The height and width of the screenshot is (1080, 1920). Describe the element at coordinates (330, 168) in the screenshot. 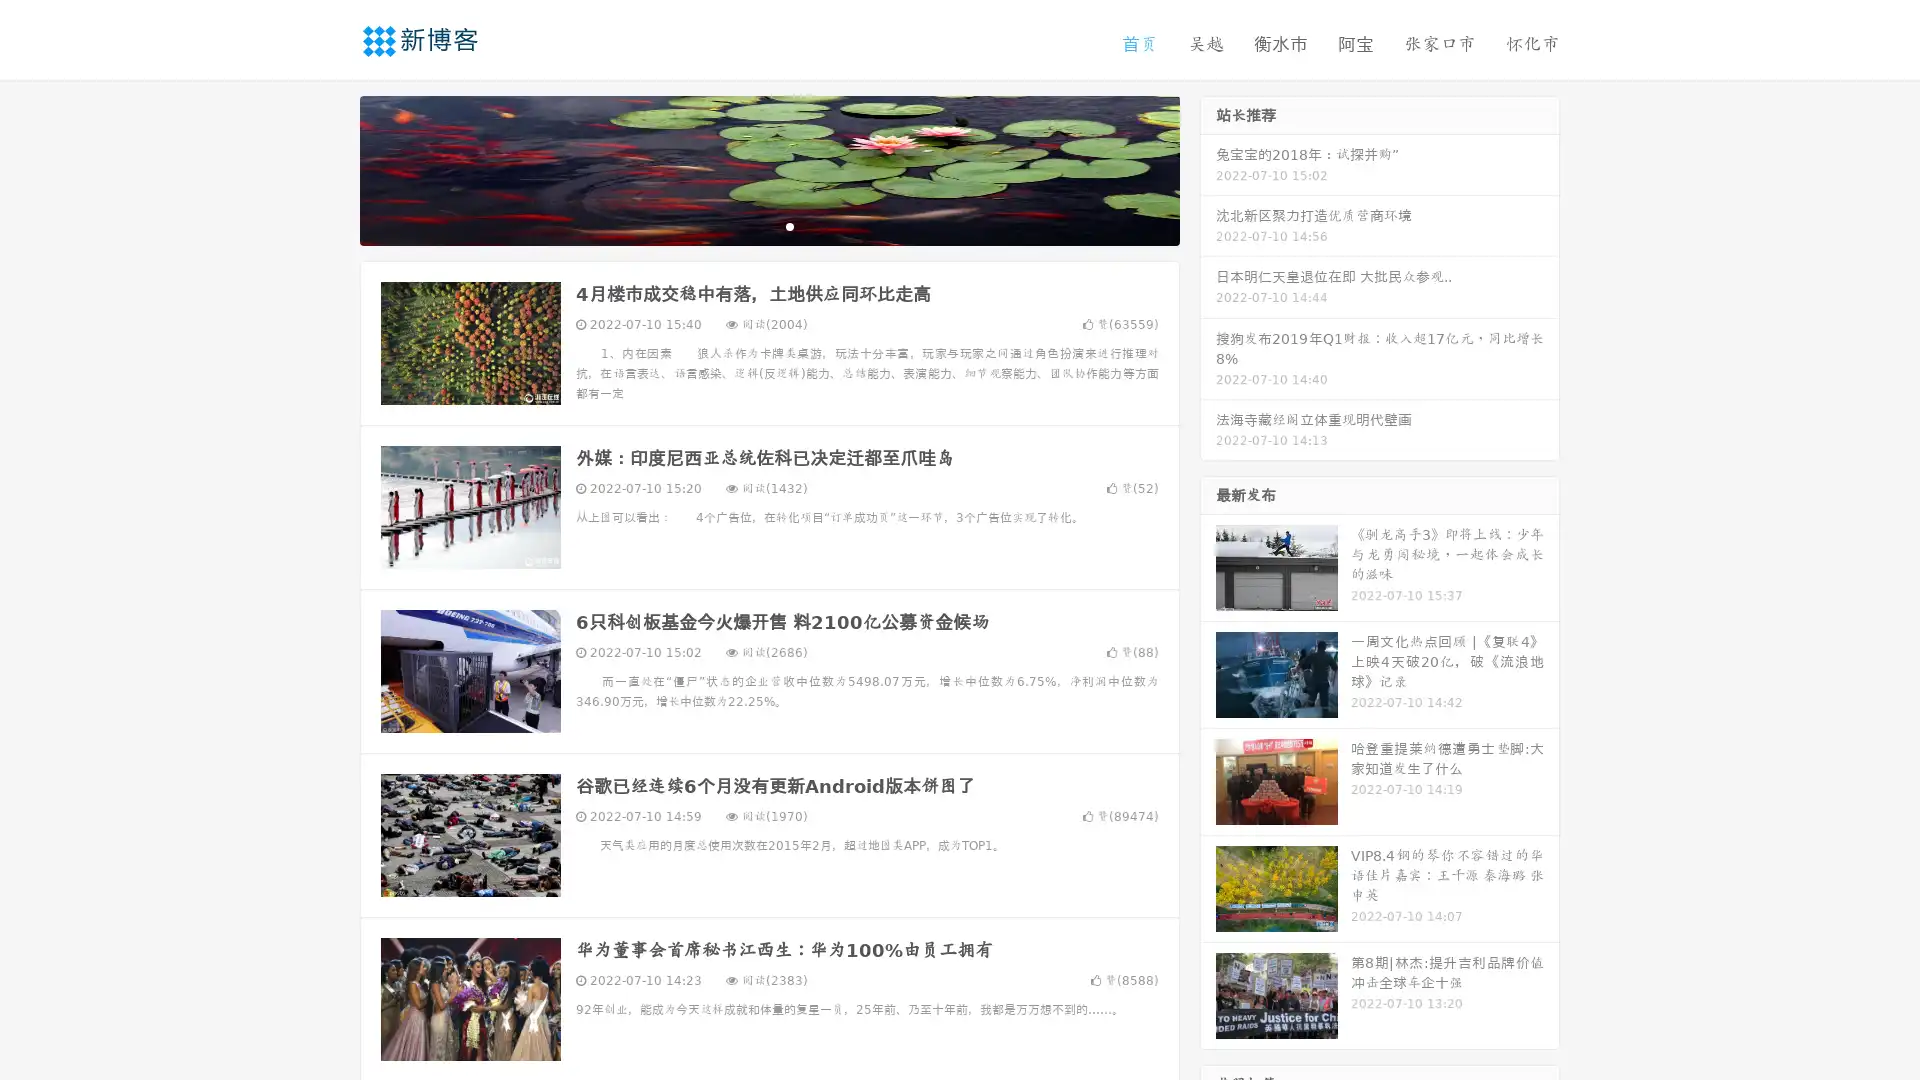

I see `Previous slide` at that location.